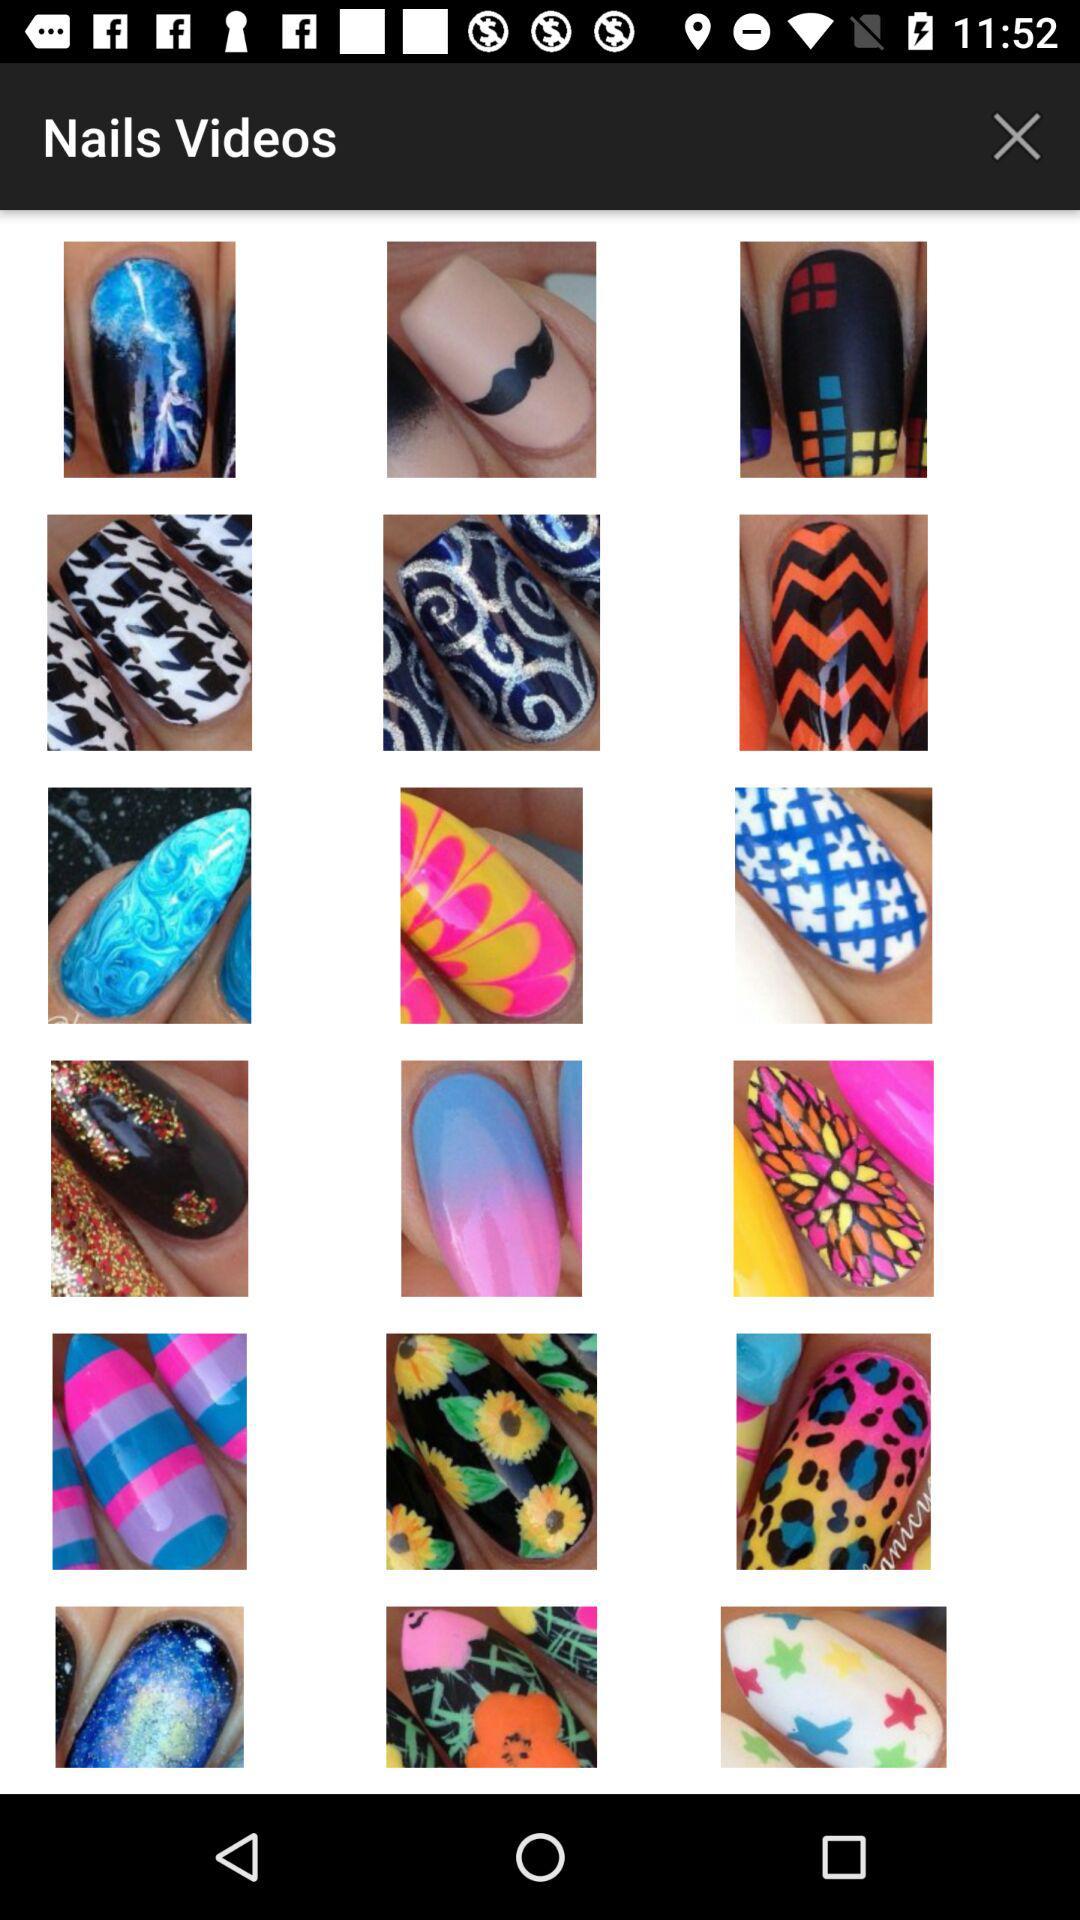 The height and width of the screenshot is (1920, 1080). I want to click on app next to nails videos icon, so click(1017, 135).